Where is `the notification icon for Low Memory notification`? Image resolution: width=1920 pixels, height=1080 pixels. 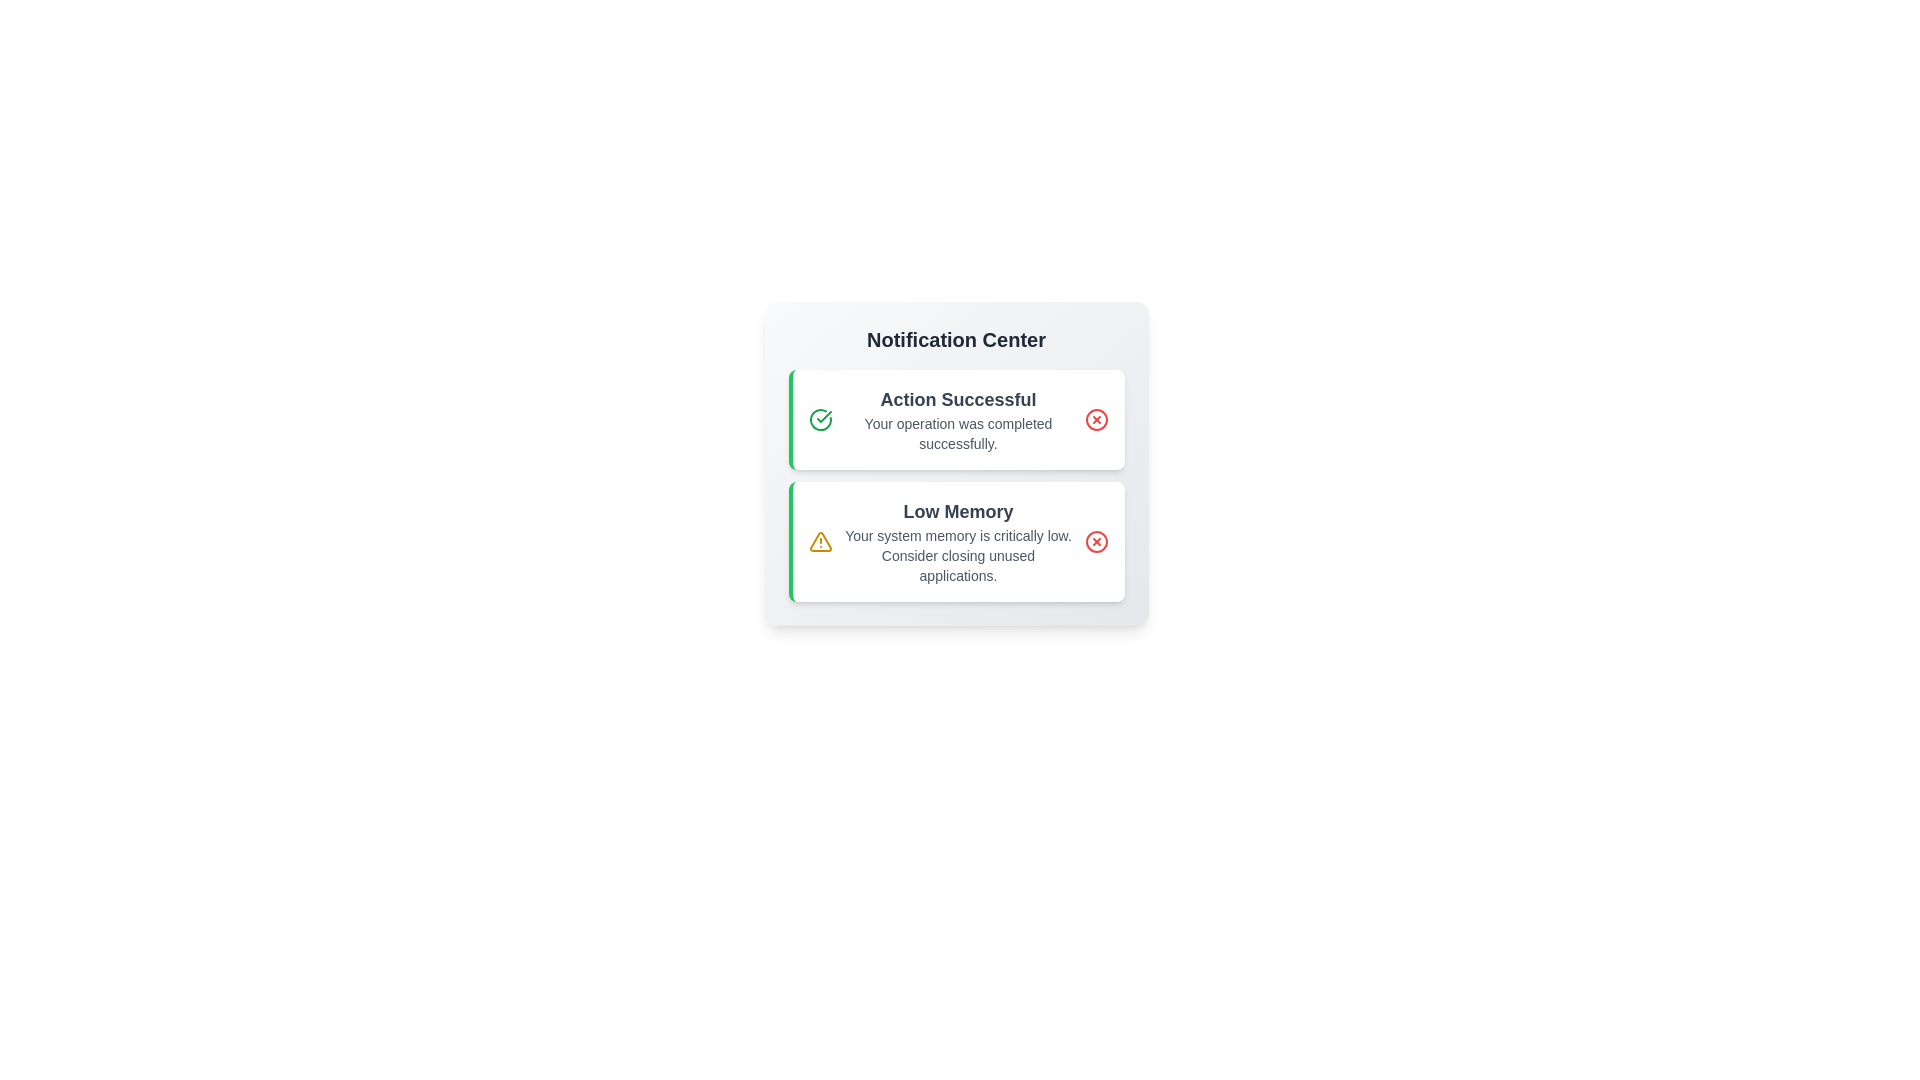
the notification icon for Low Memory notification is located at coordinates (820, 542).